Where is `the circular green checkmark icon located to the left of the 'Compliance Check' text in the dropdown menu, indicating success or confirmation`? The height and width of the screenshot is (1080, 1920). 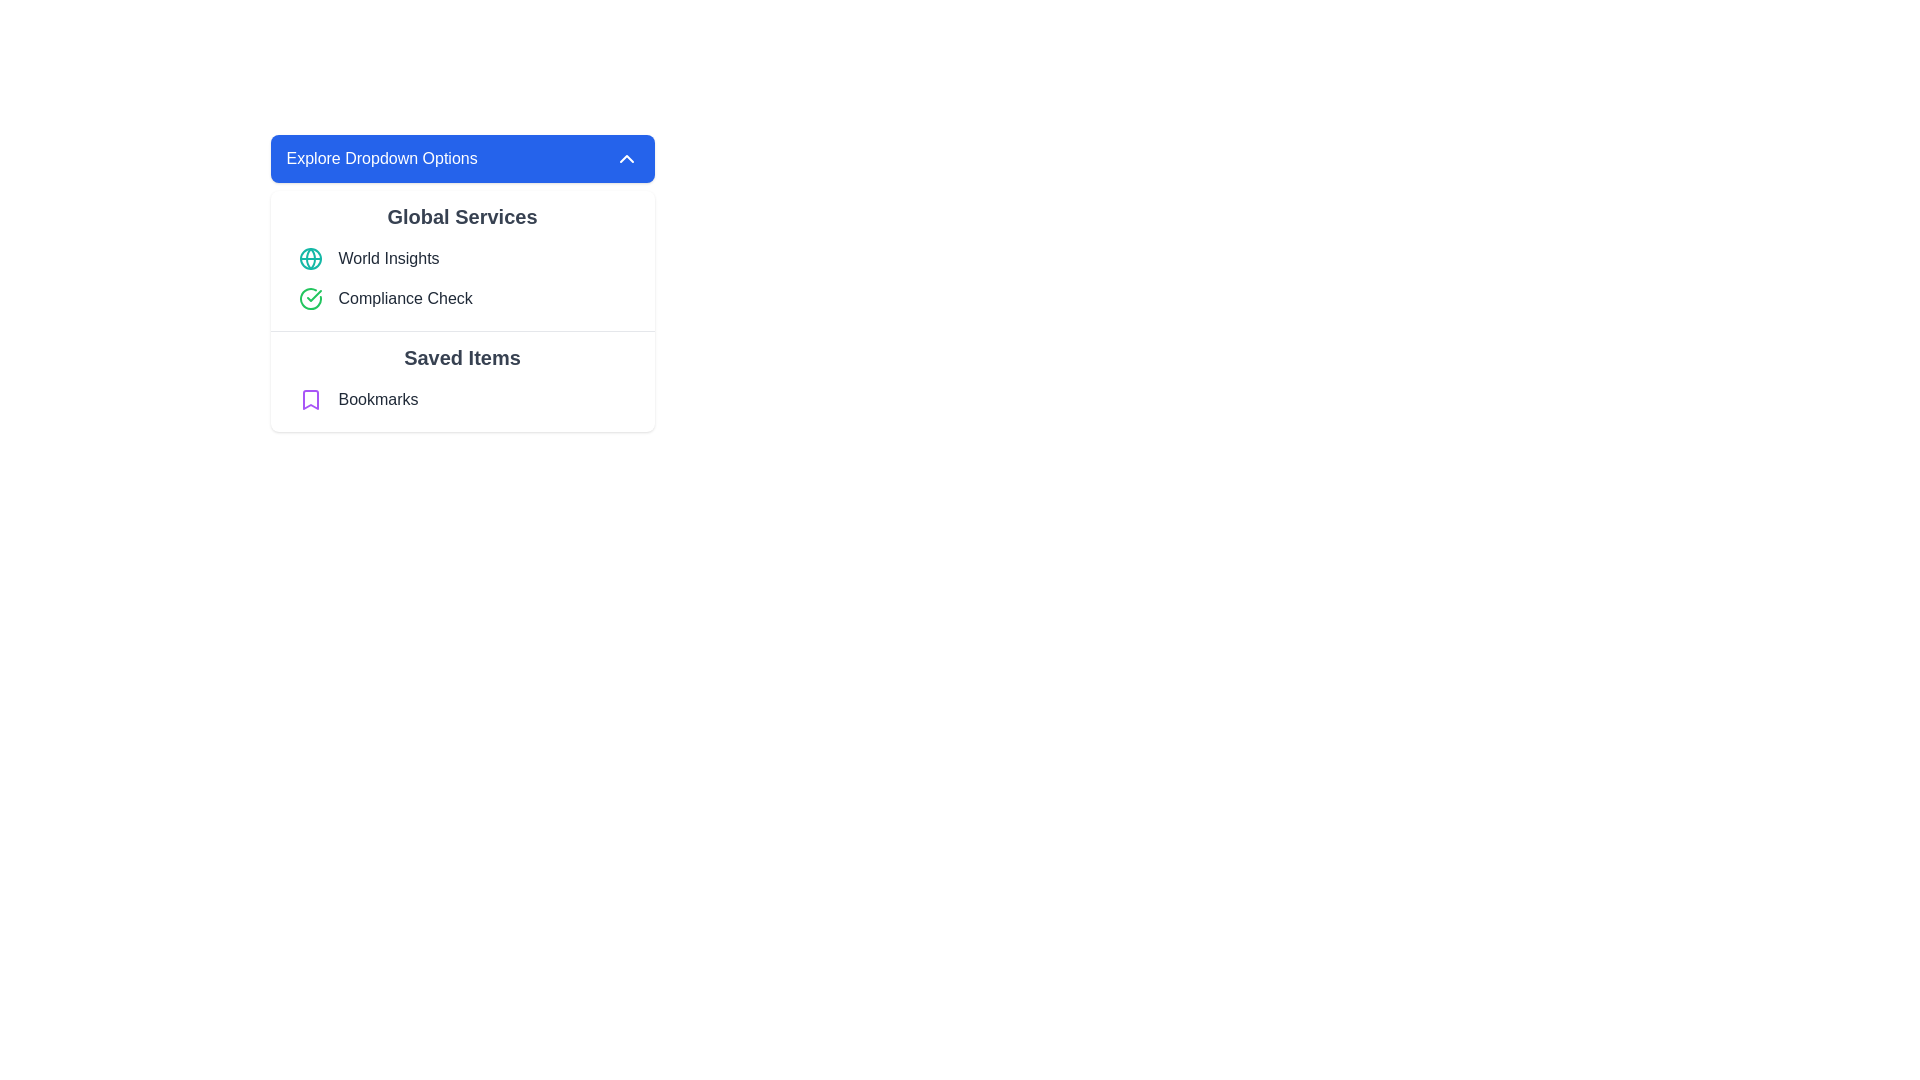
the circular green checkmark icon located to the left of the 'Compliance Check' text in the dropdown menu, indicating success or confirmation is located at coordinates (309, 299).